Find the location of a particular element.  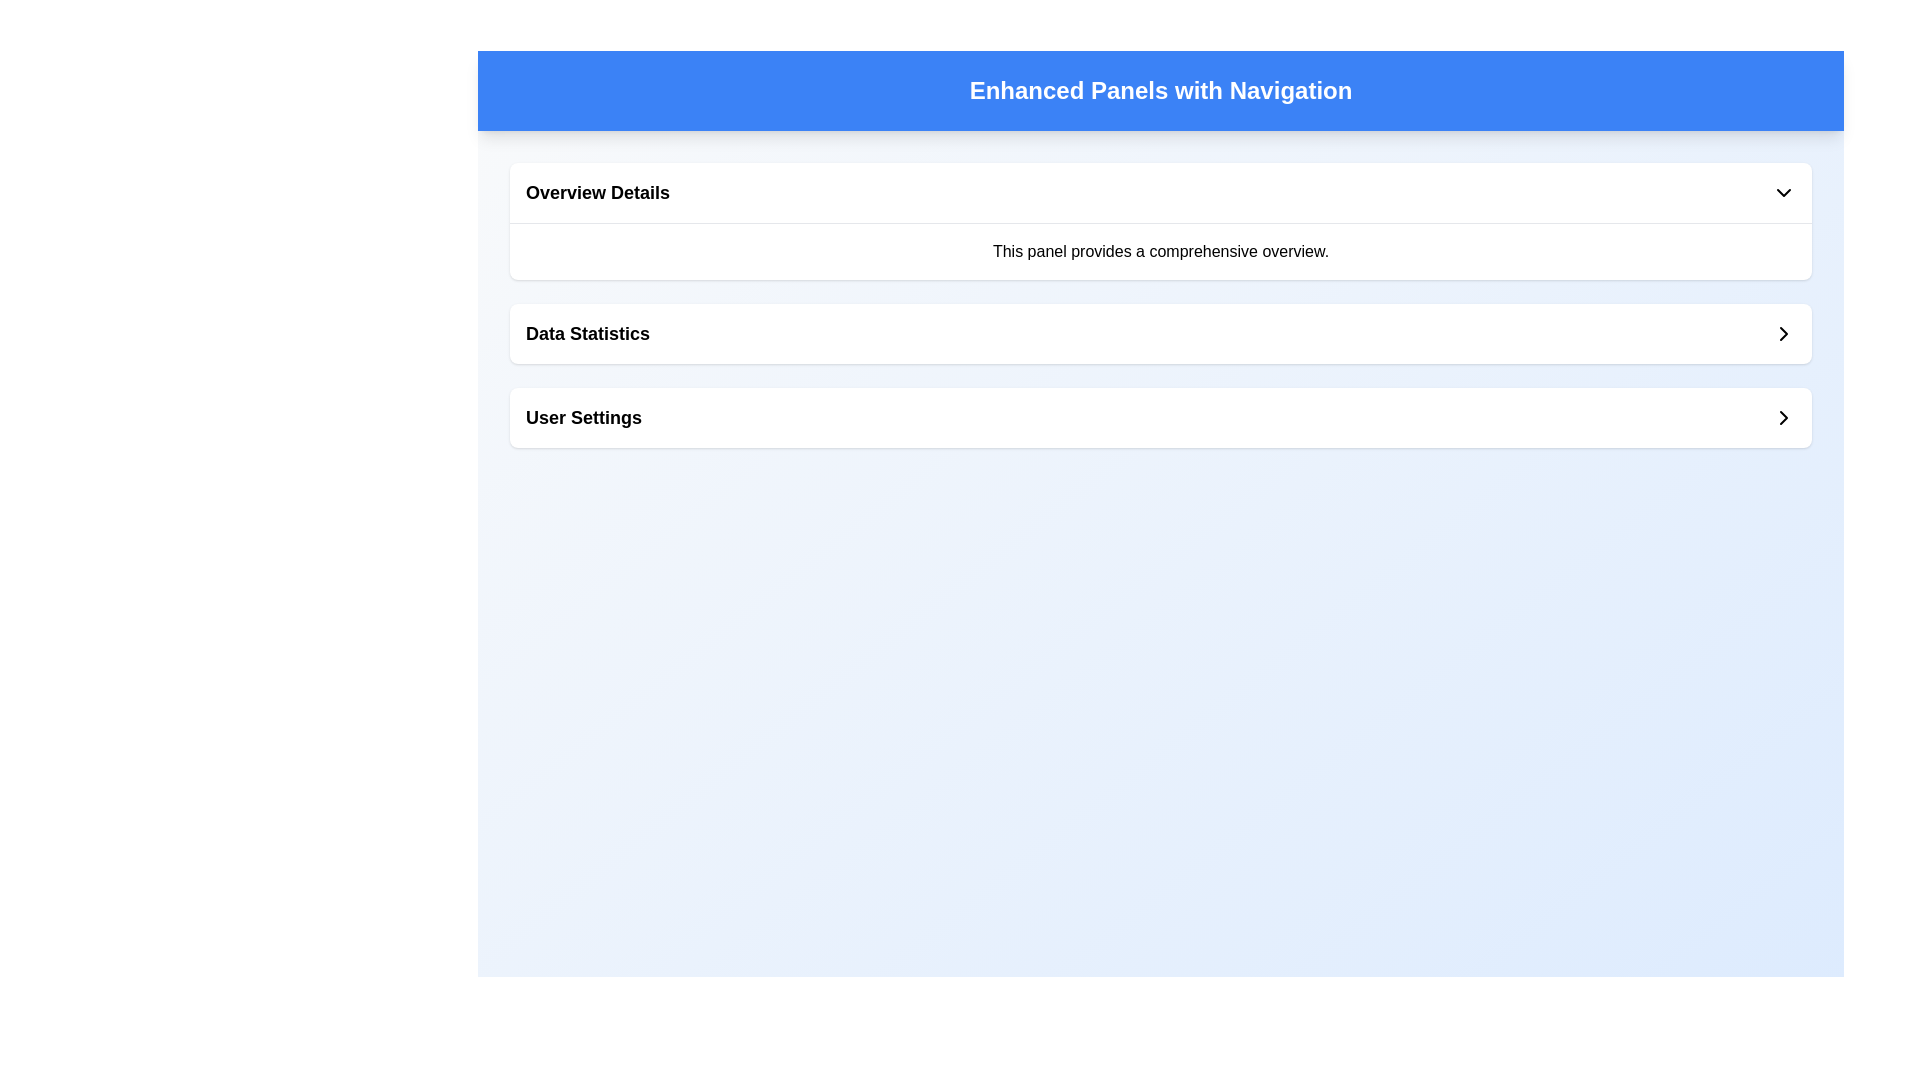

the downward-pointing chevron icon located at the far right of the 'Overview Details' section header is located at coordinates (1784, 192).